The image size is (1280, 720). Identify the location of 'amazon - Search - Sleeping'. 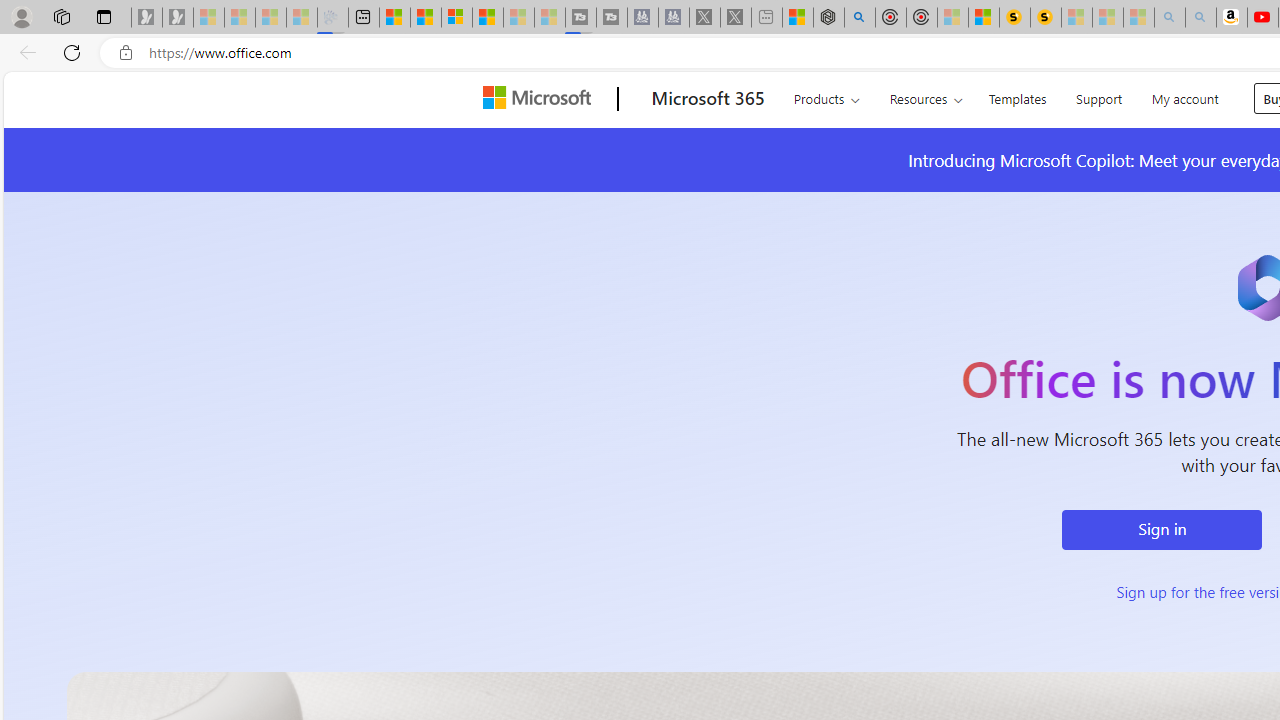
(1169, 17).